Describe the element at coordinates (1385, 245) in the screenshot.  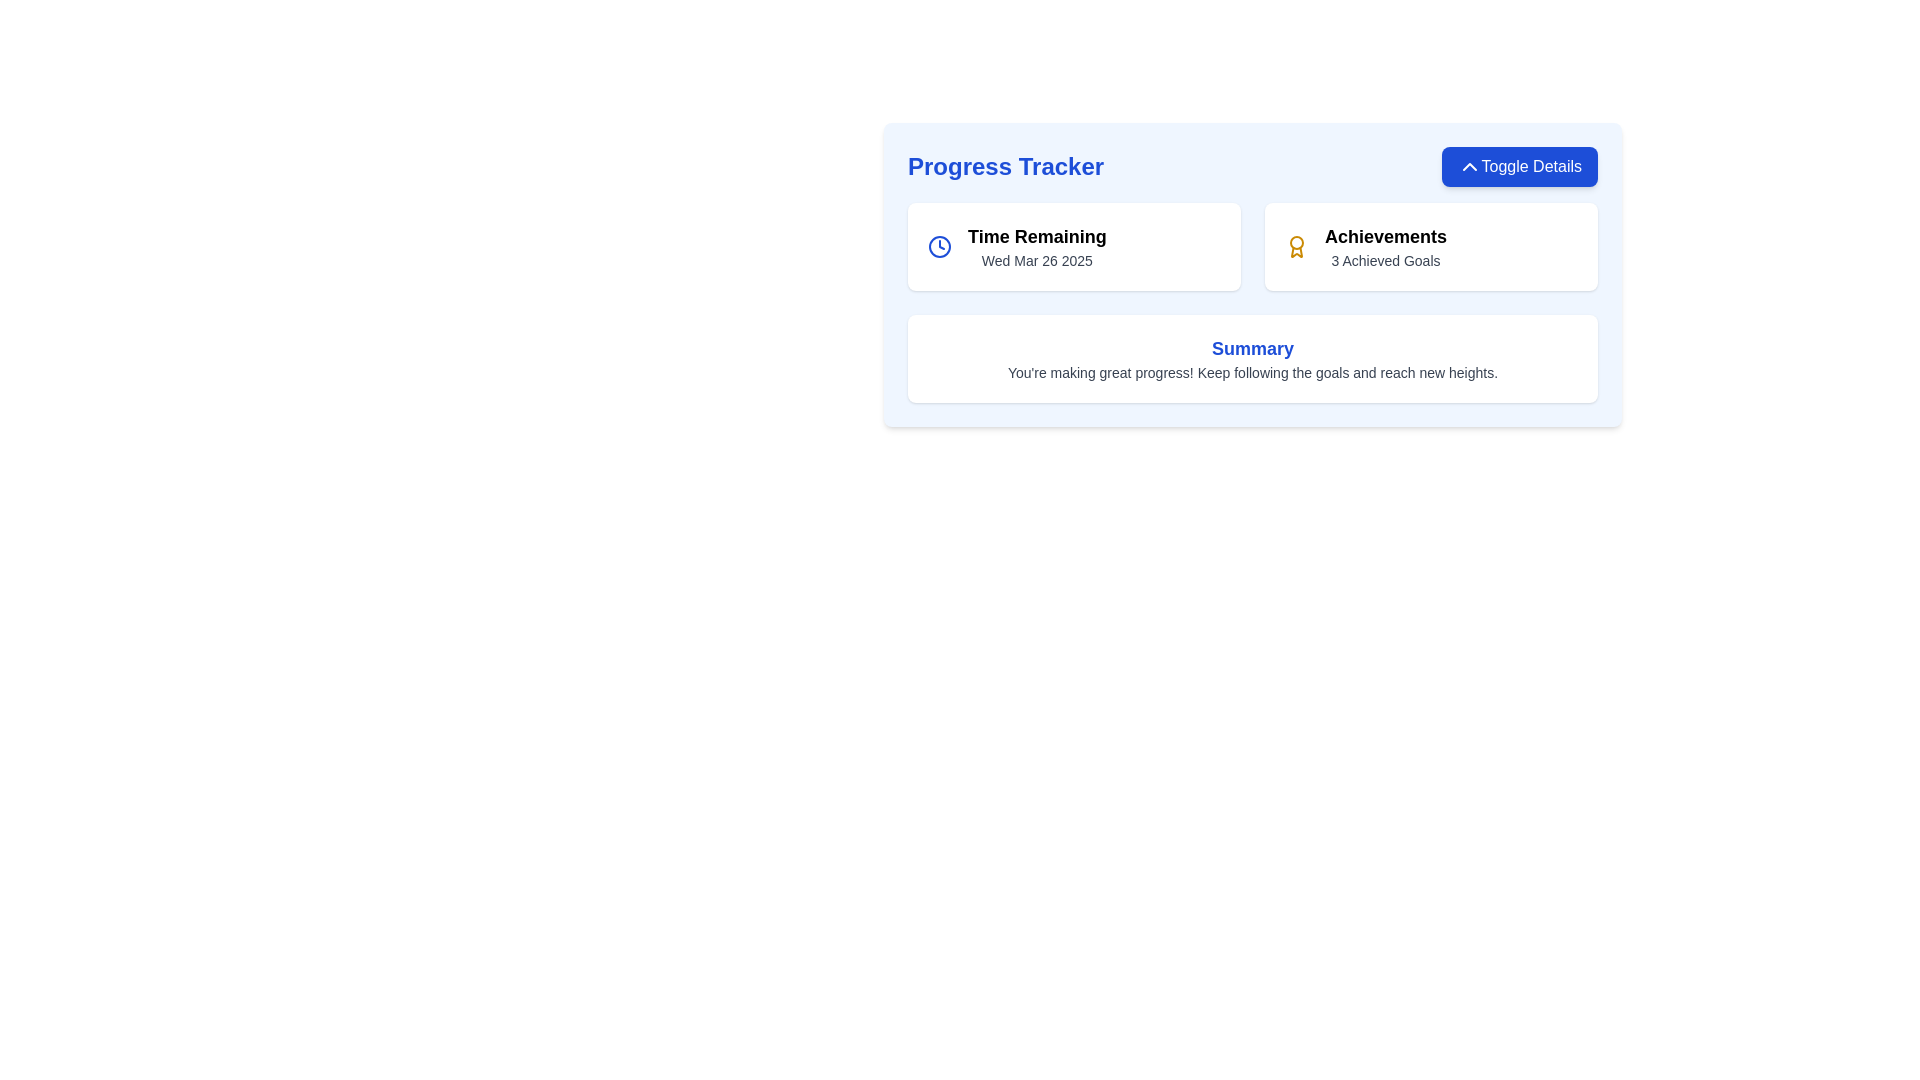
I see `the informational text section displaying the number of achievements completed, located to the right of a small yellow award icon on the rectangular white card in the upper-right section of the 'Progress Tracker' interface` at that location.